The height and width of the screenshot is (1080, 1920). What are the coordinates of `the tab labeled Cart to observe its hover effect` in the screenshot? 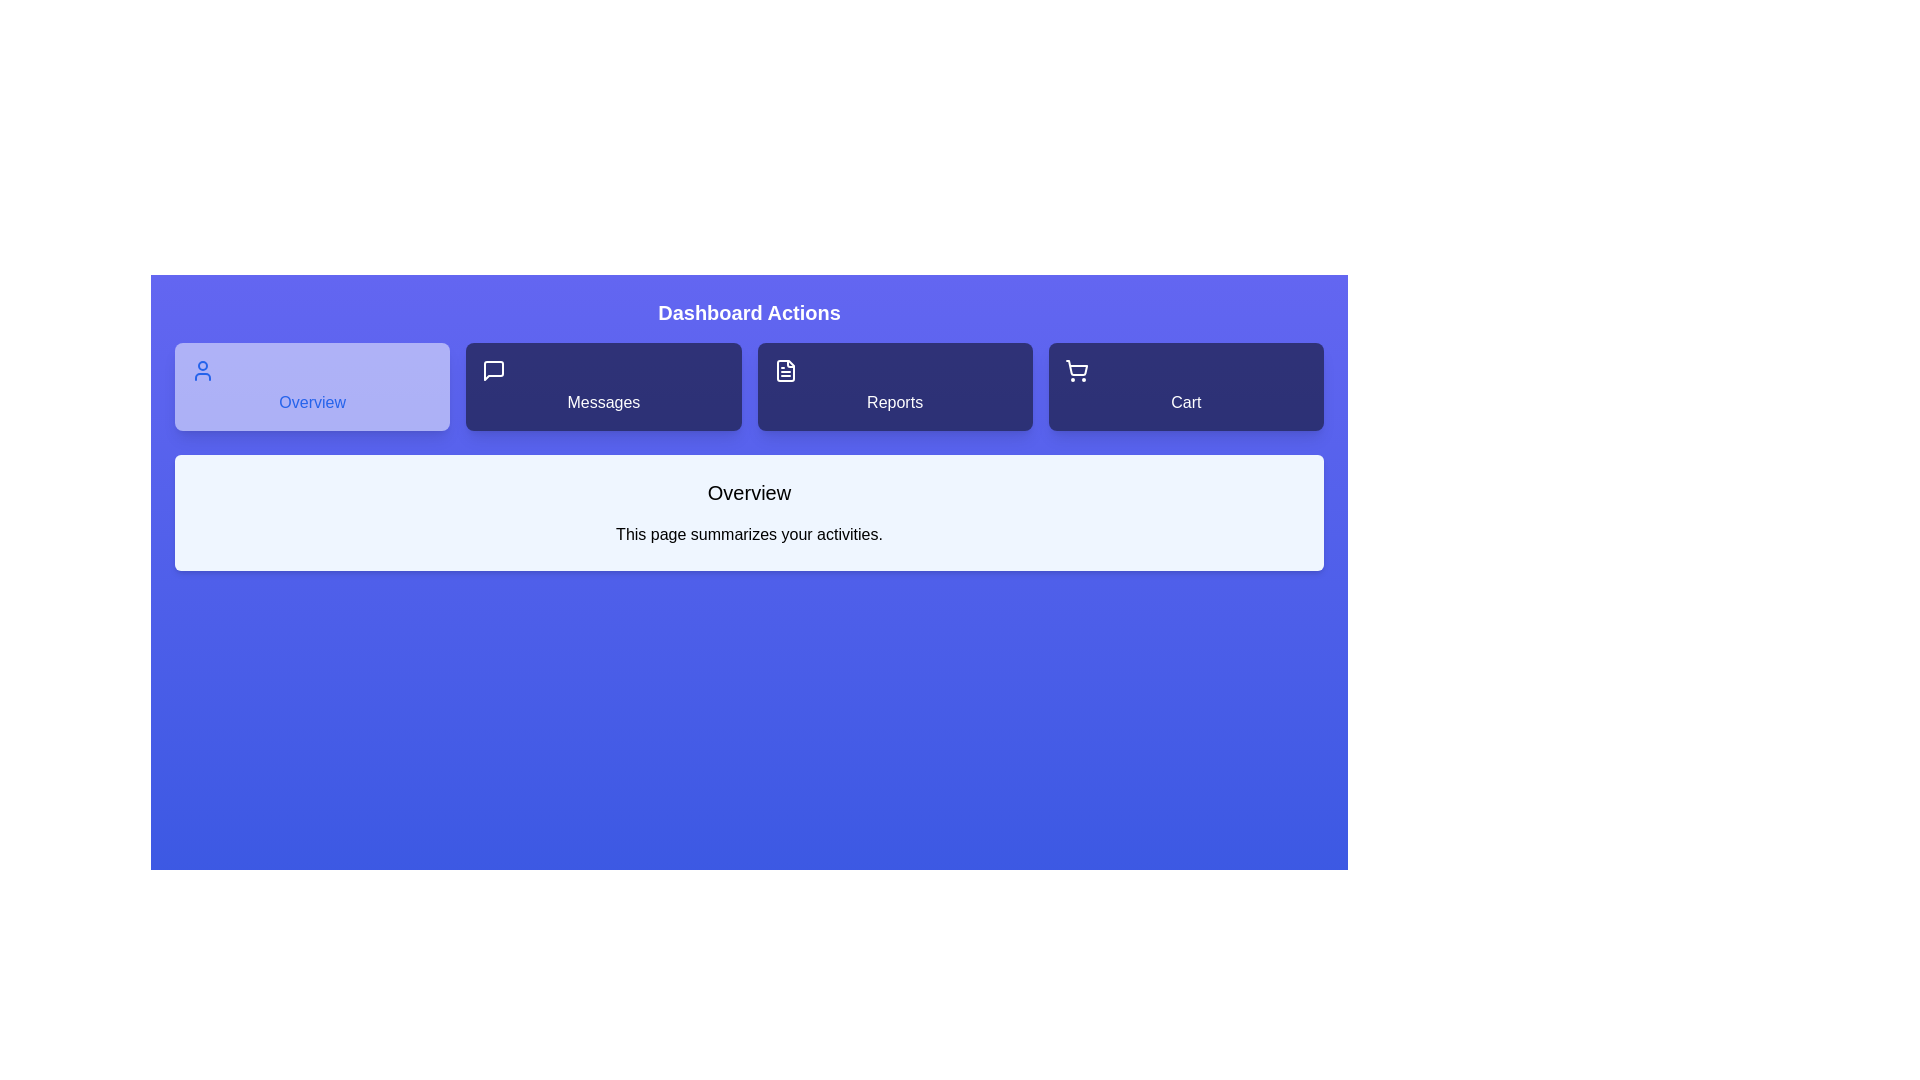 It's located at (1186, 386).